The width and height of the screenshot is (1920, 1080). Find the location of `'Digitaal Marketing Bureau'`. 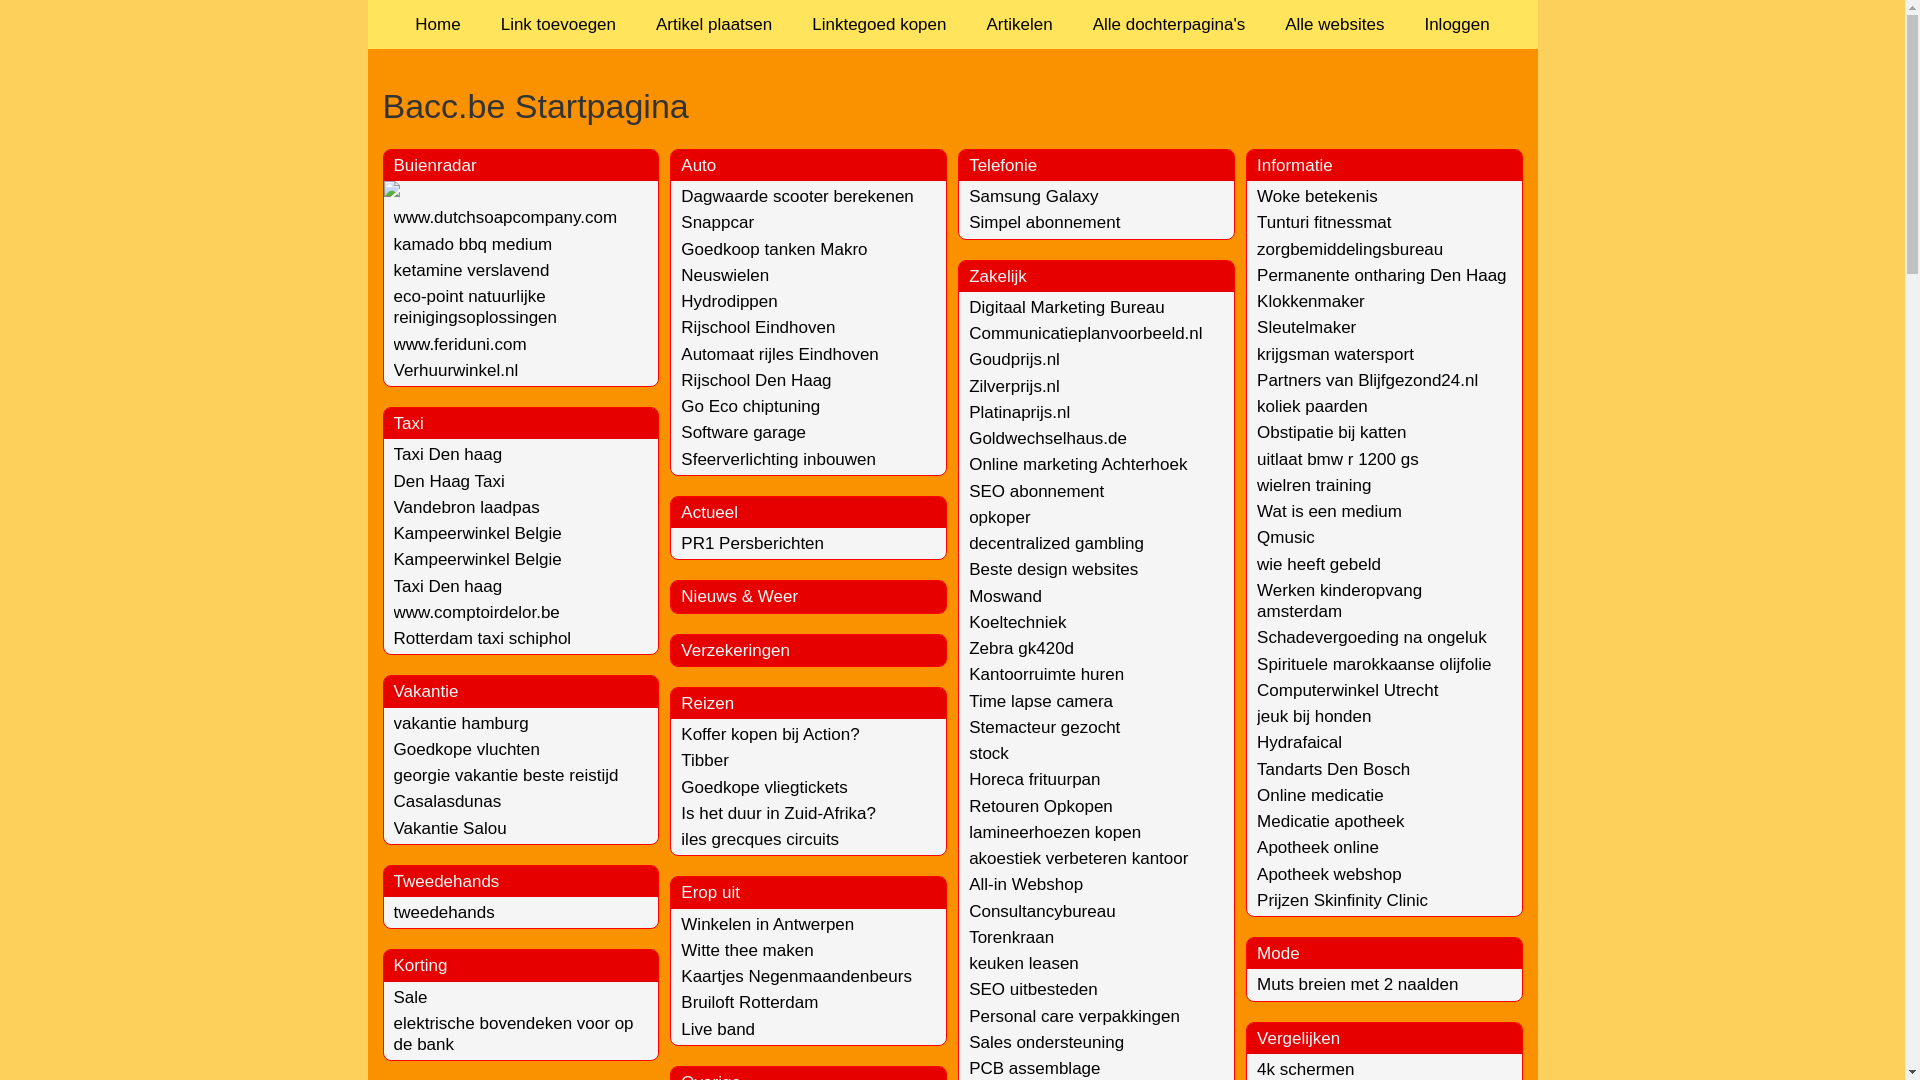

'Digitaal Marketing Bureau' is located at coordinates (1065, 307).